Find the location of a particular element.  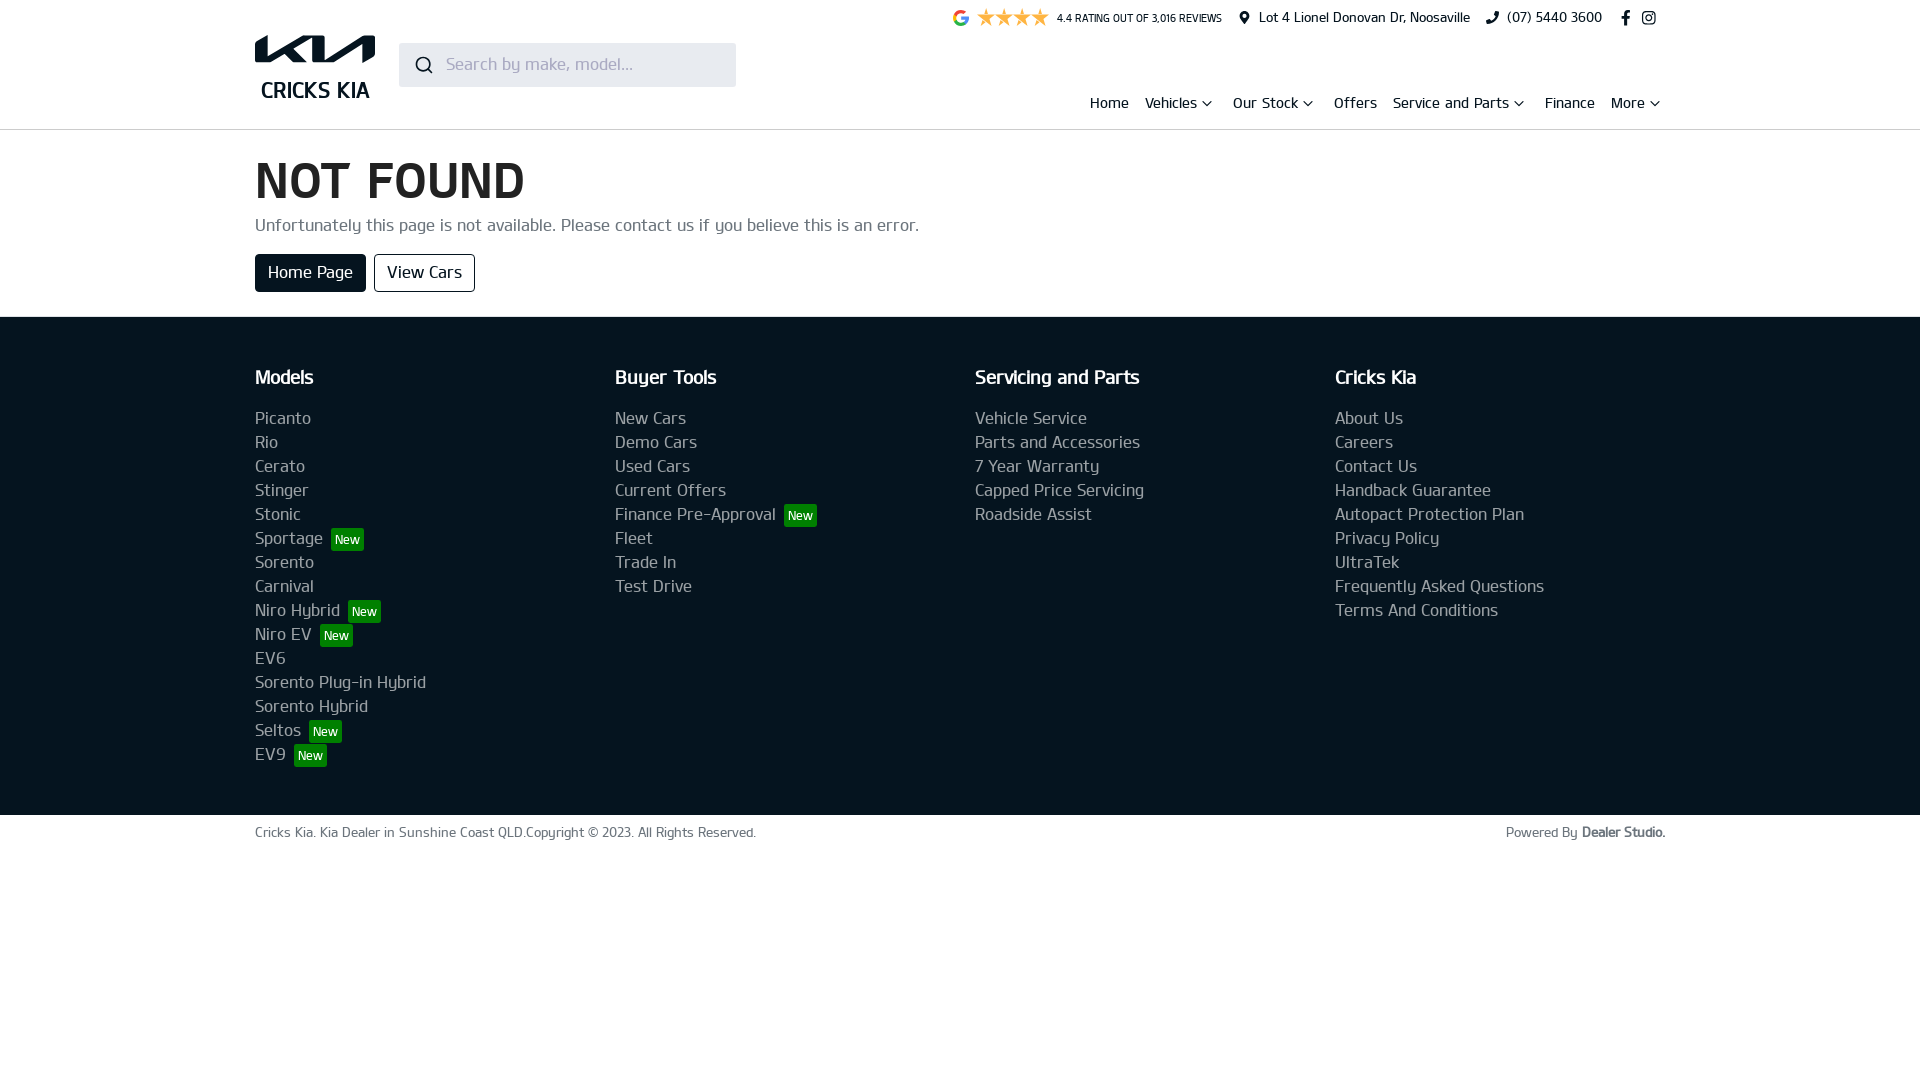

'Lot 4 Lionel Donovan Dr, Noosaville' is located at coordinates (1363, 16).